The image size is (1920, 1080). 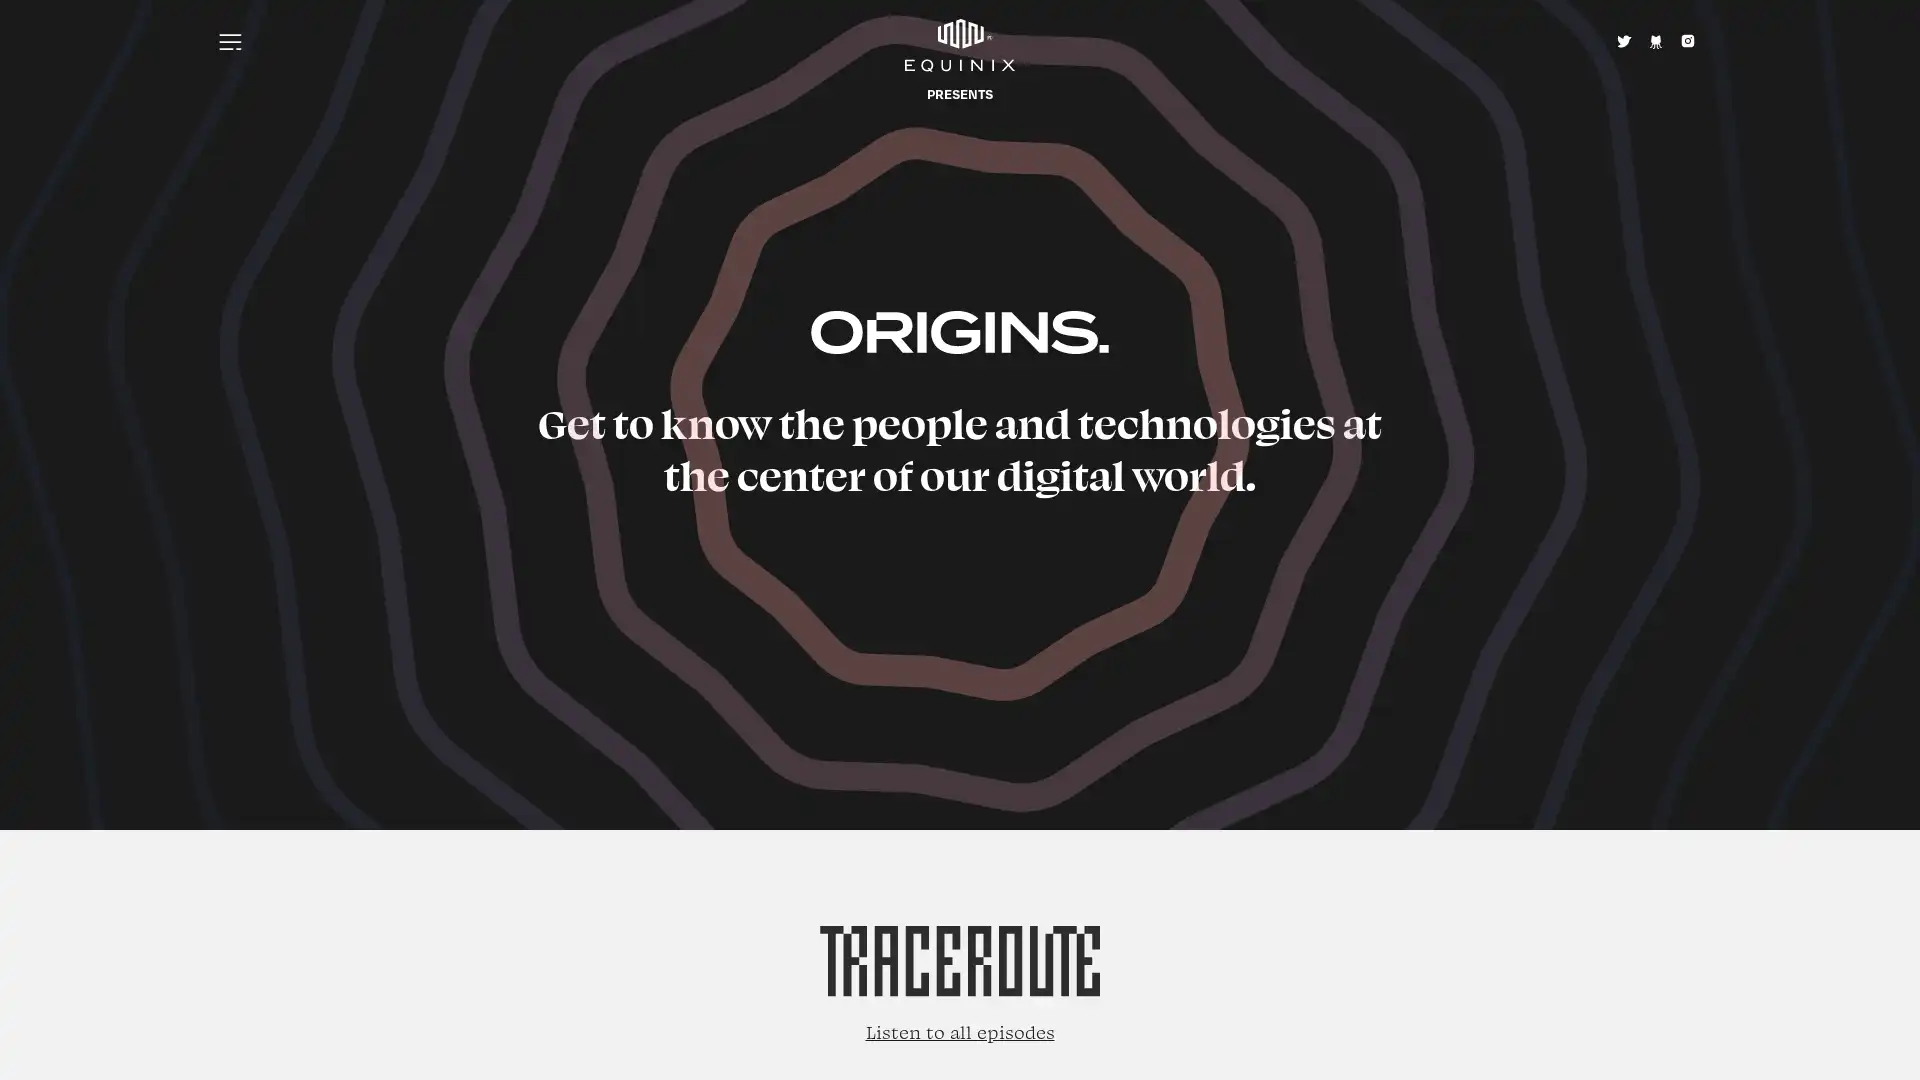 What do you see at coordinates (230, 42) in the screenshot?
I see `Menu icon` at bounding box center [230, 42].